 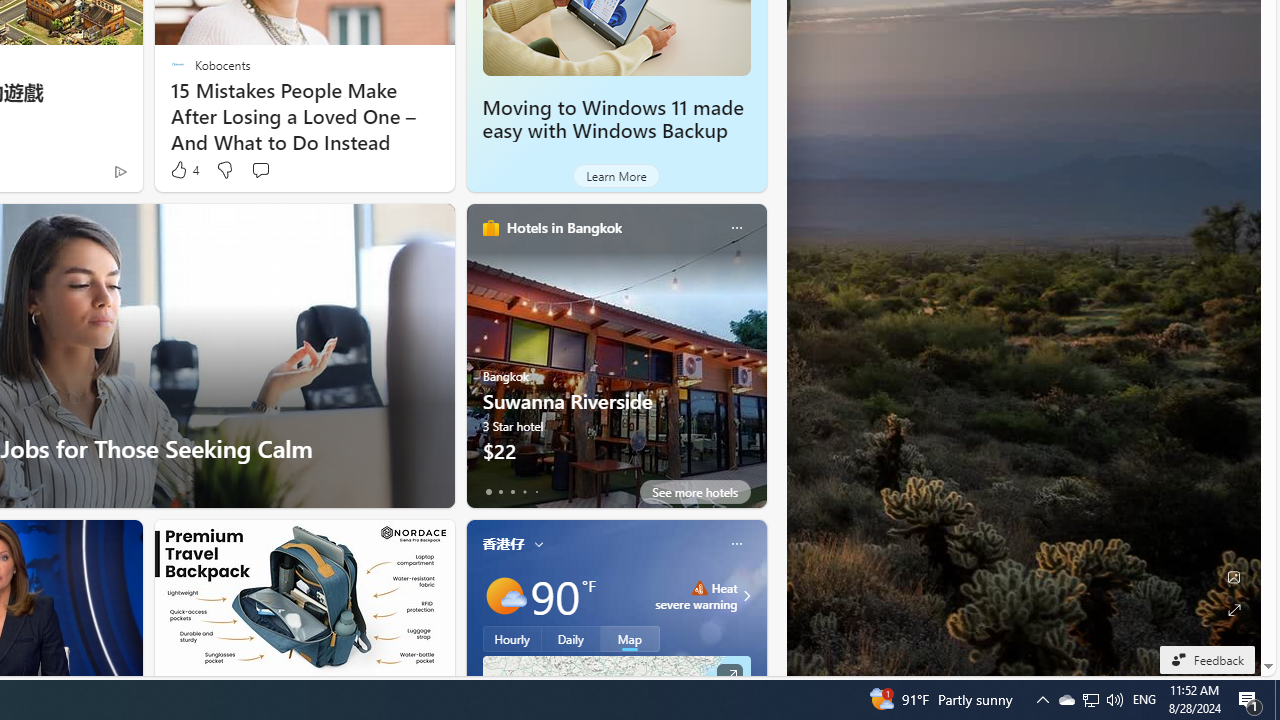 I want to click on 'Edit Background', so click(x=1232, y=577).